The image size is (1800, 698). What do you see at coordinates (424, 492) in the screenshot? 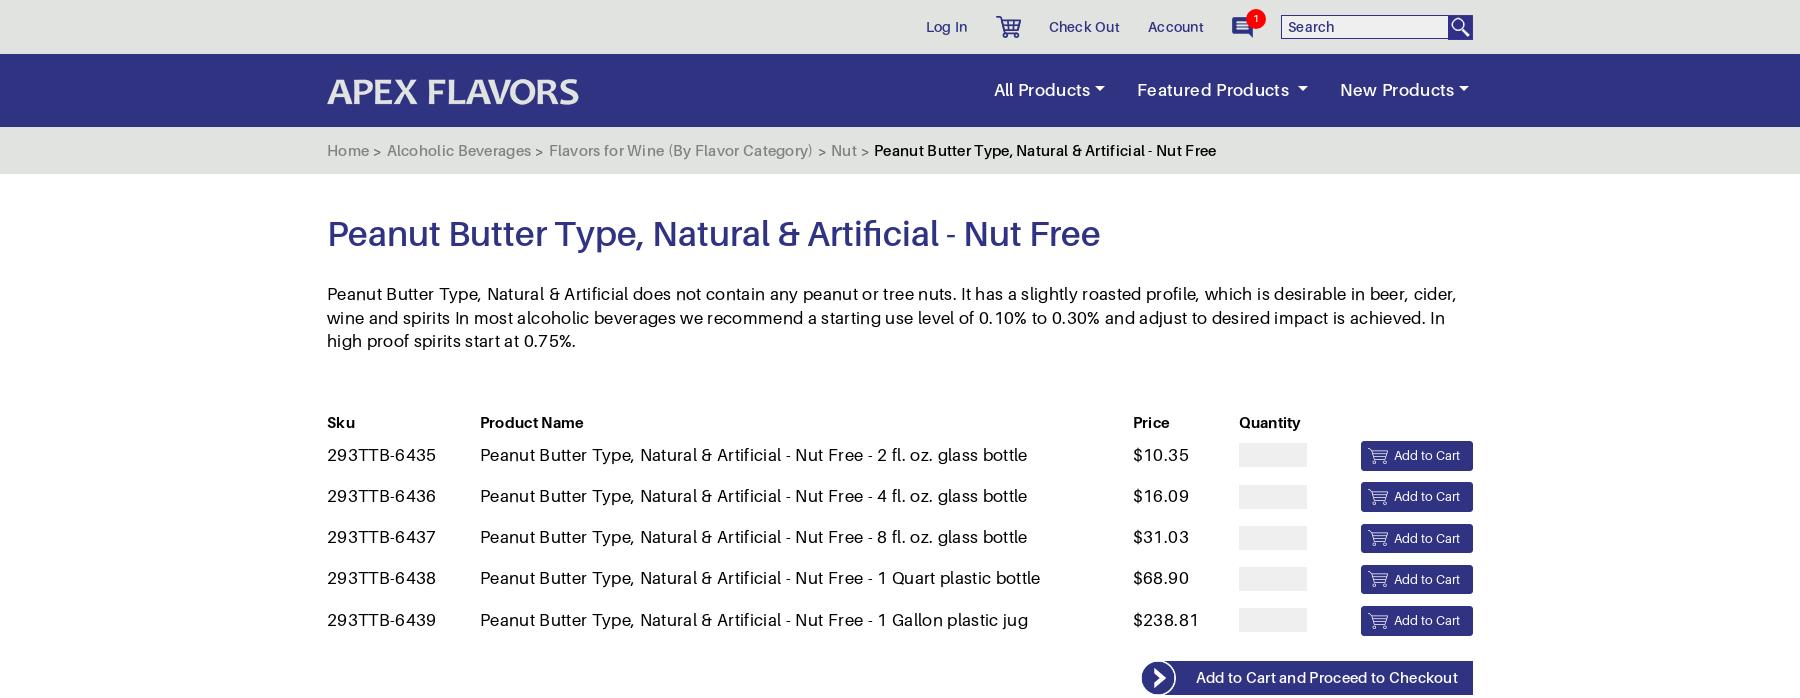
I see `'Kosher Certified.'` at bounding box center [424, 492].